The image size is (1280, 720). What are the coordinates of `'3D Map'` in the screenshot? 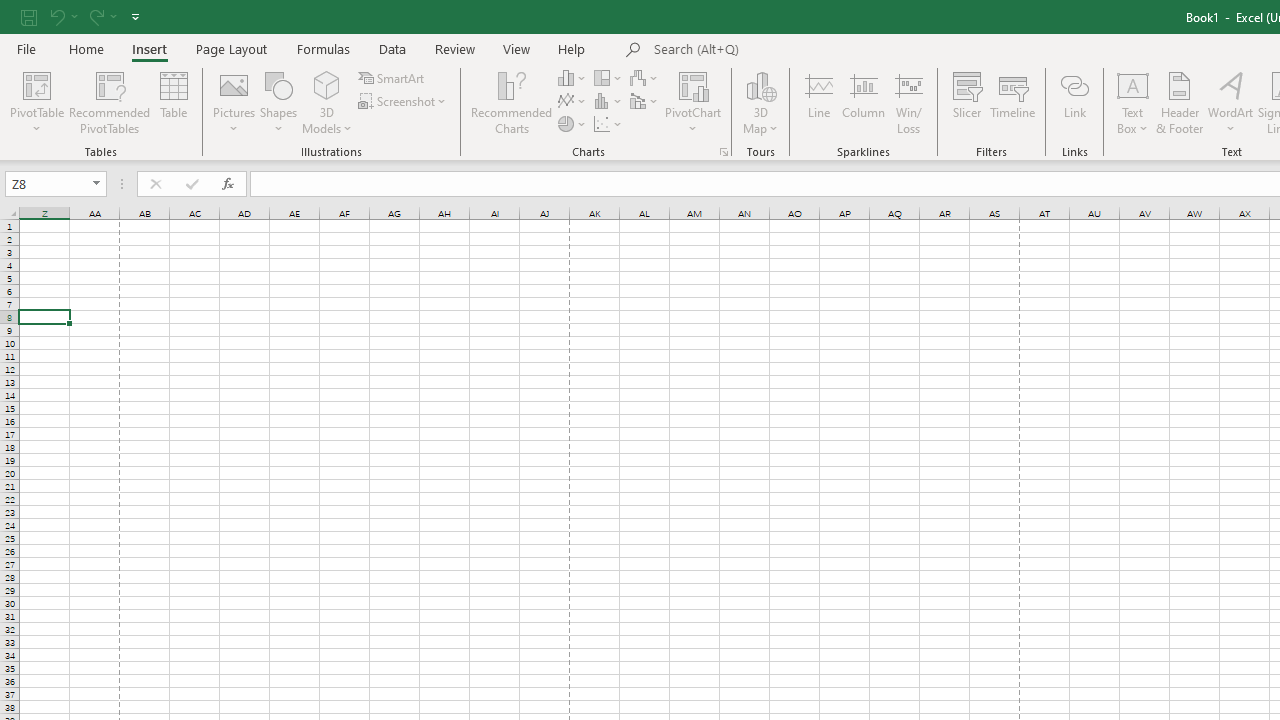 It's located at (759, 84).